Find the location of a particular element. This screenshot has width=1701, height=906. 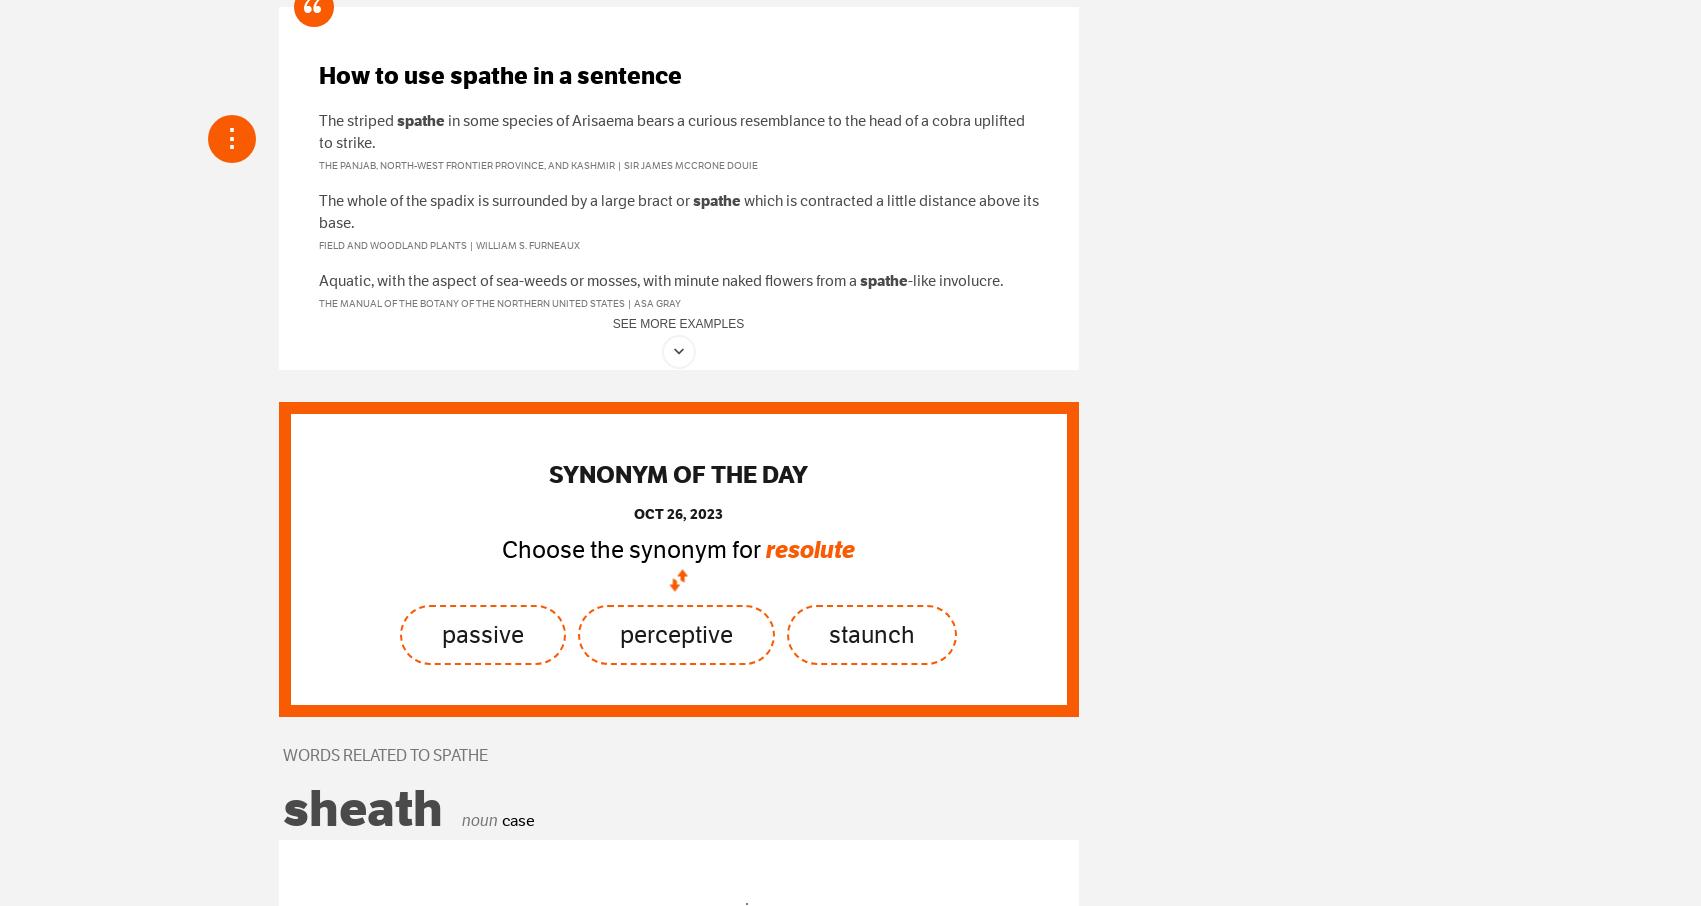

'The striped' is located at coordinates (317, 119).